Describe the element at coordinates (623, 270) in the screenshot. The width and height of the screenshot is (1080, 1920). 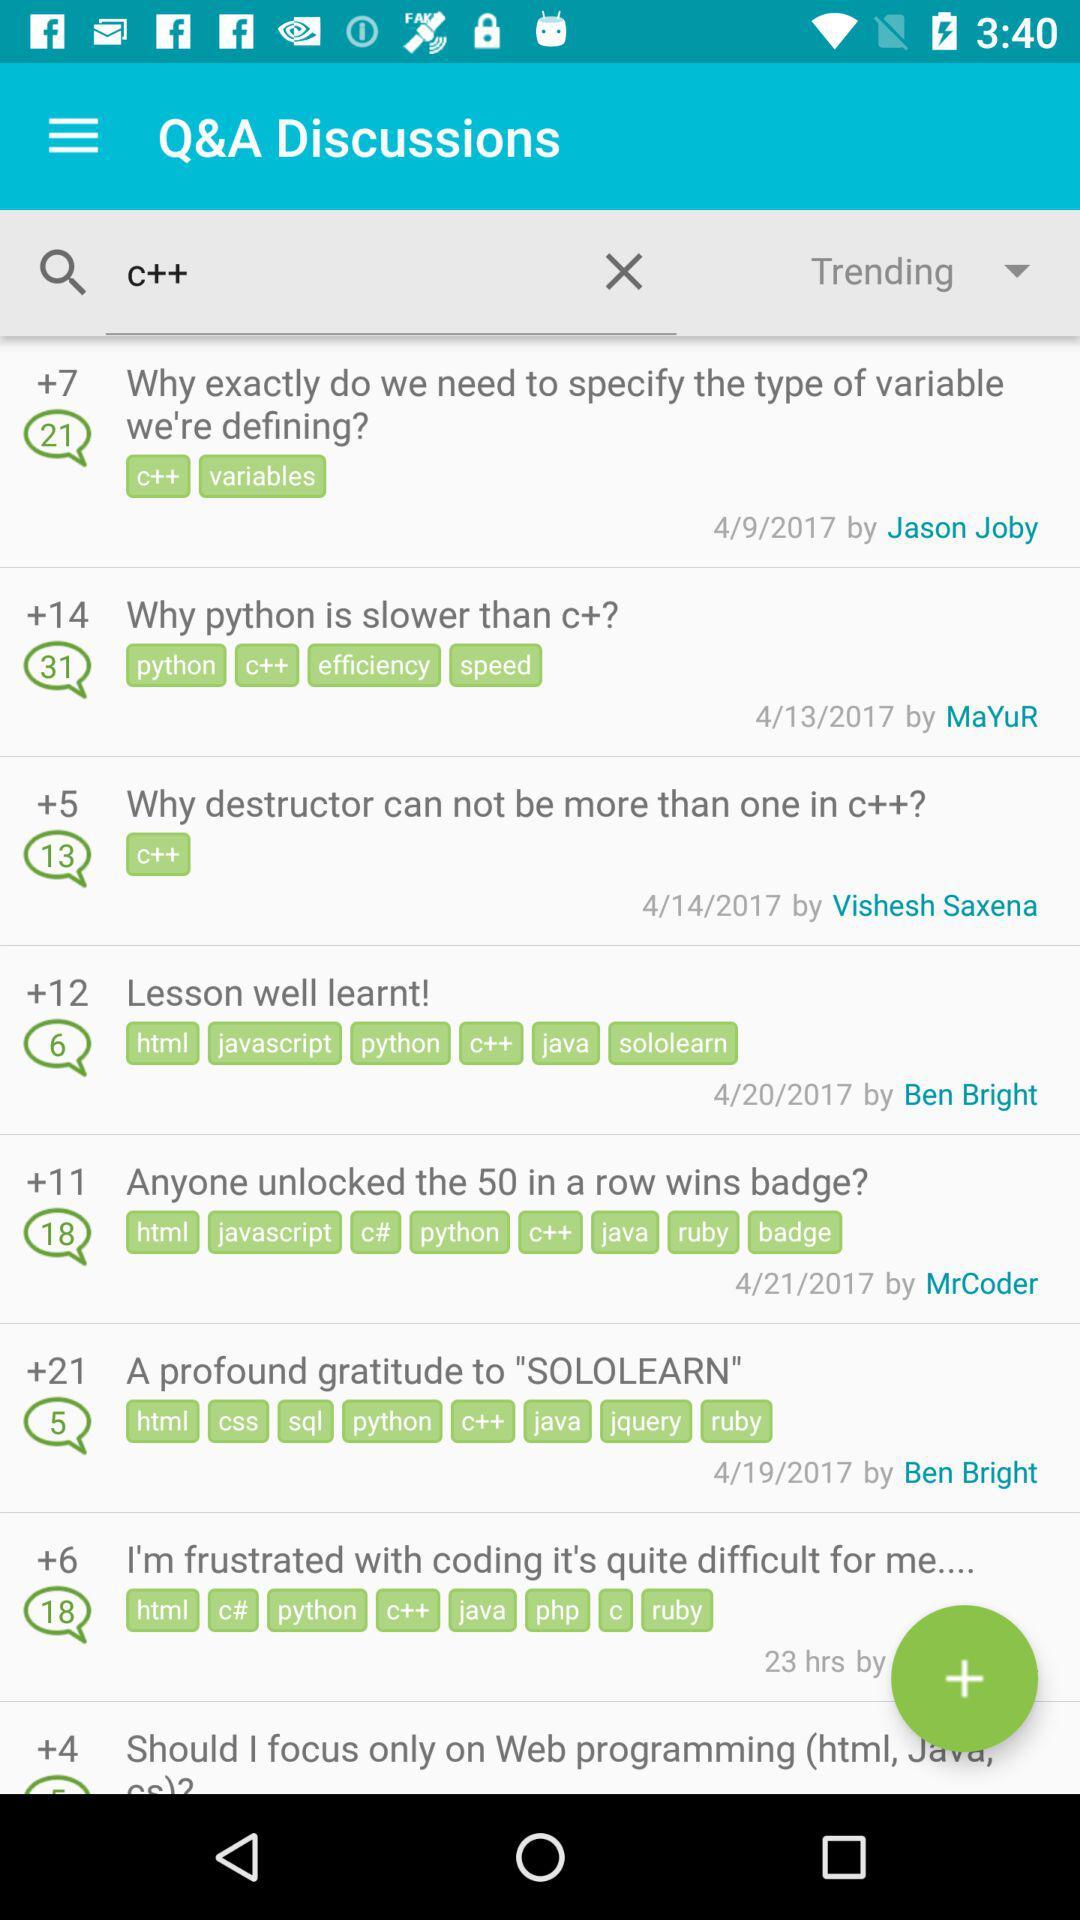
I see `the close icon` at that location.